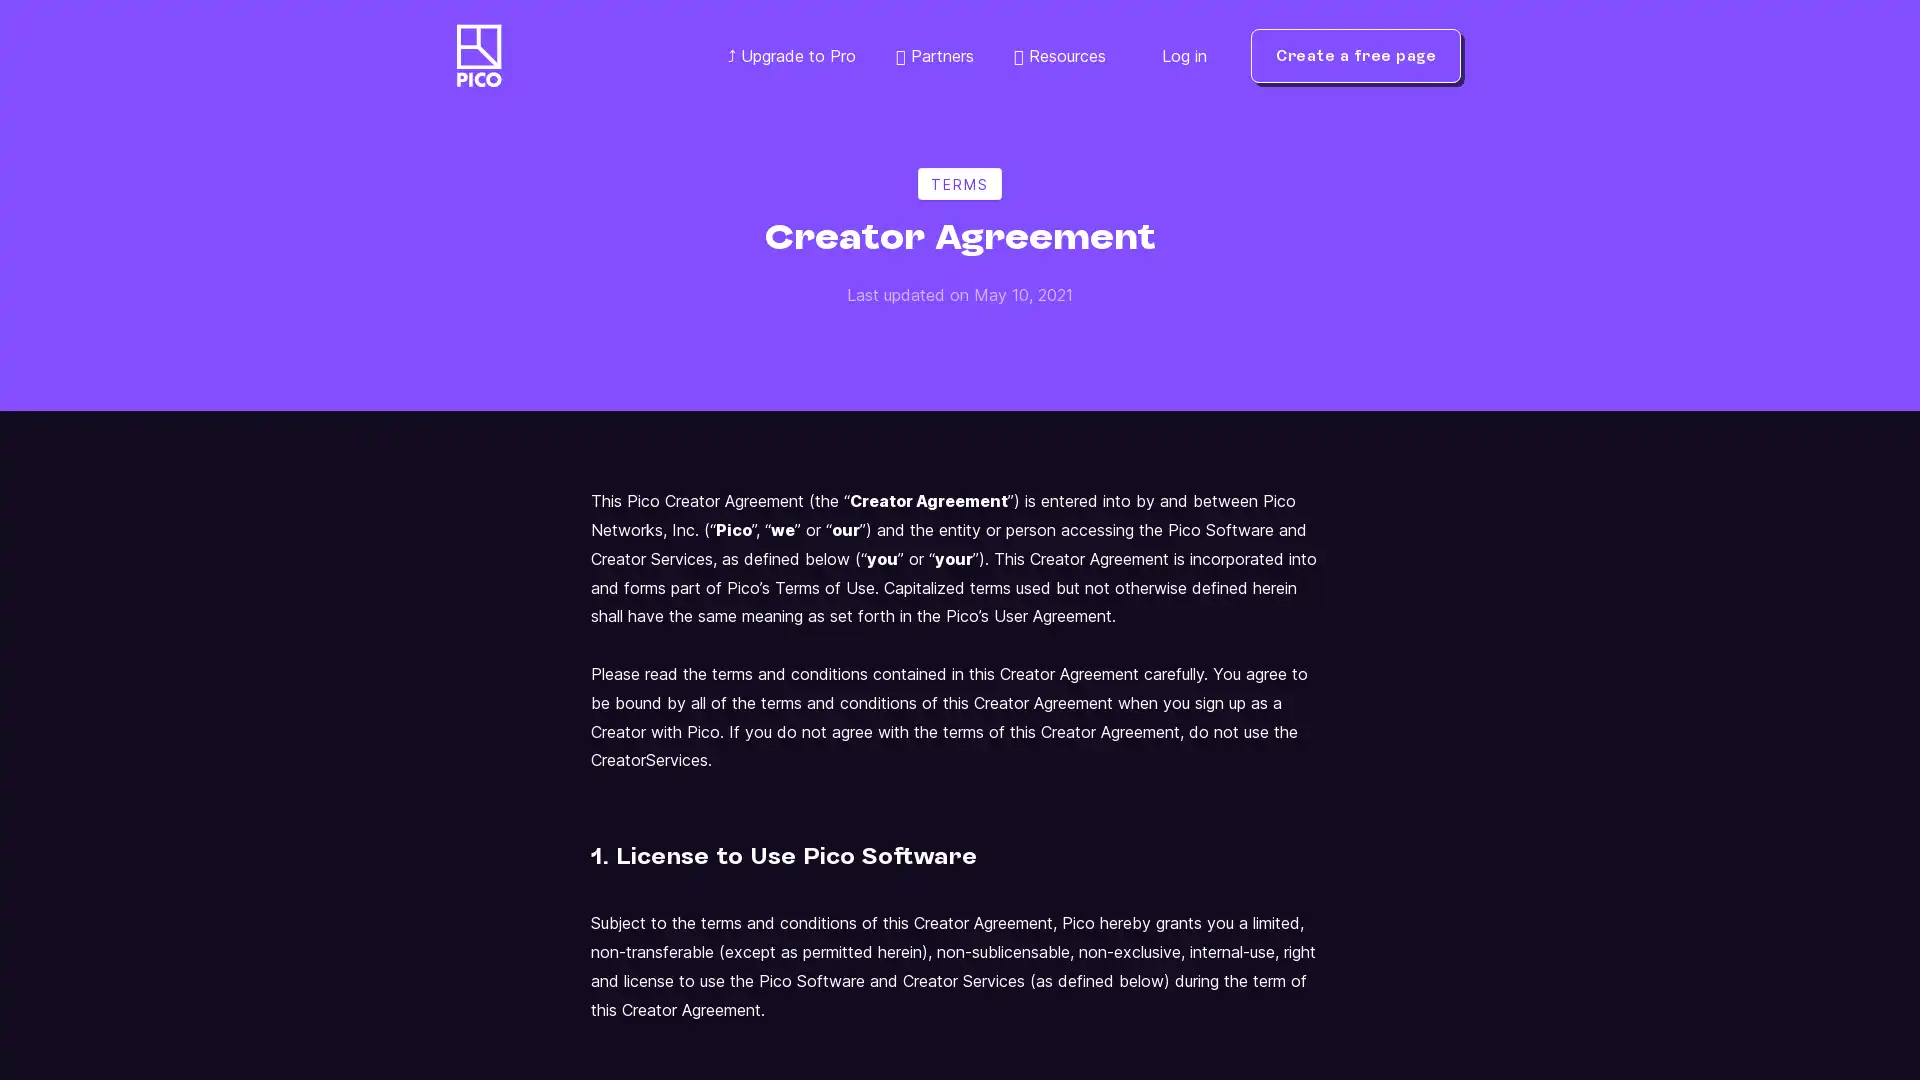  I want to click on Decline, so click(1520, 986).